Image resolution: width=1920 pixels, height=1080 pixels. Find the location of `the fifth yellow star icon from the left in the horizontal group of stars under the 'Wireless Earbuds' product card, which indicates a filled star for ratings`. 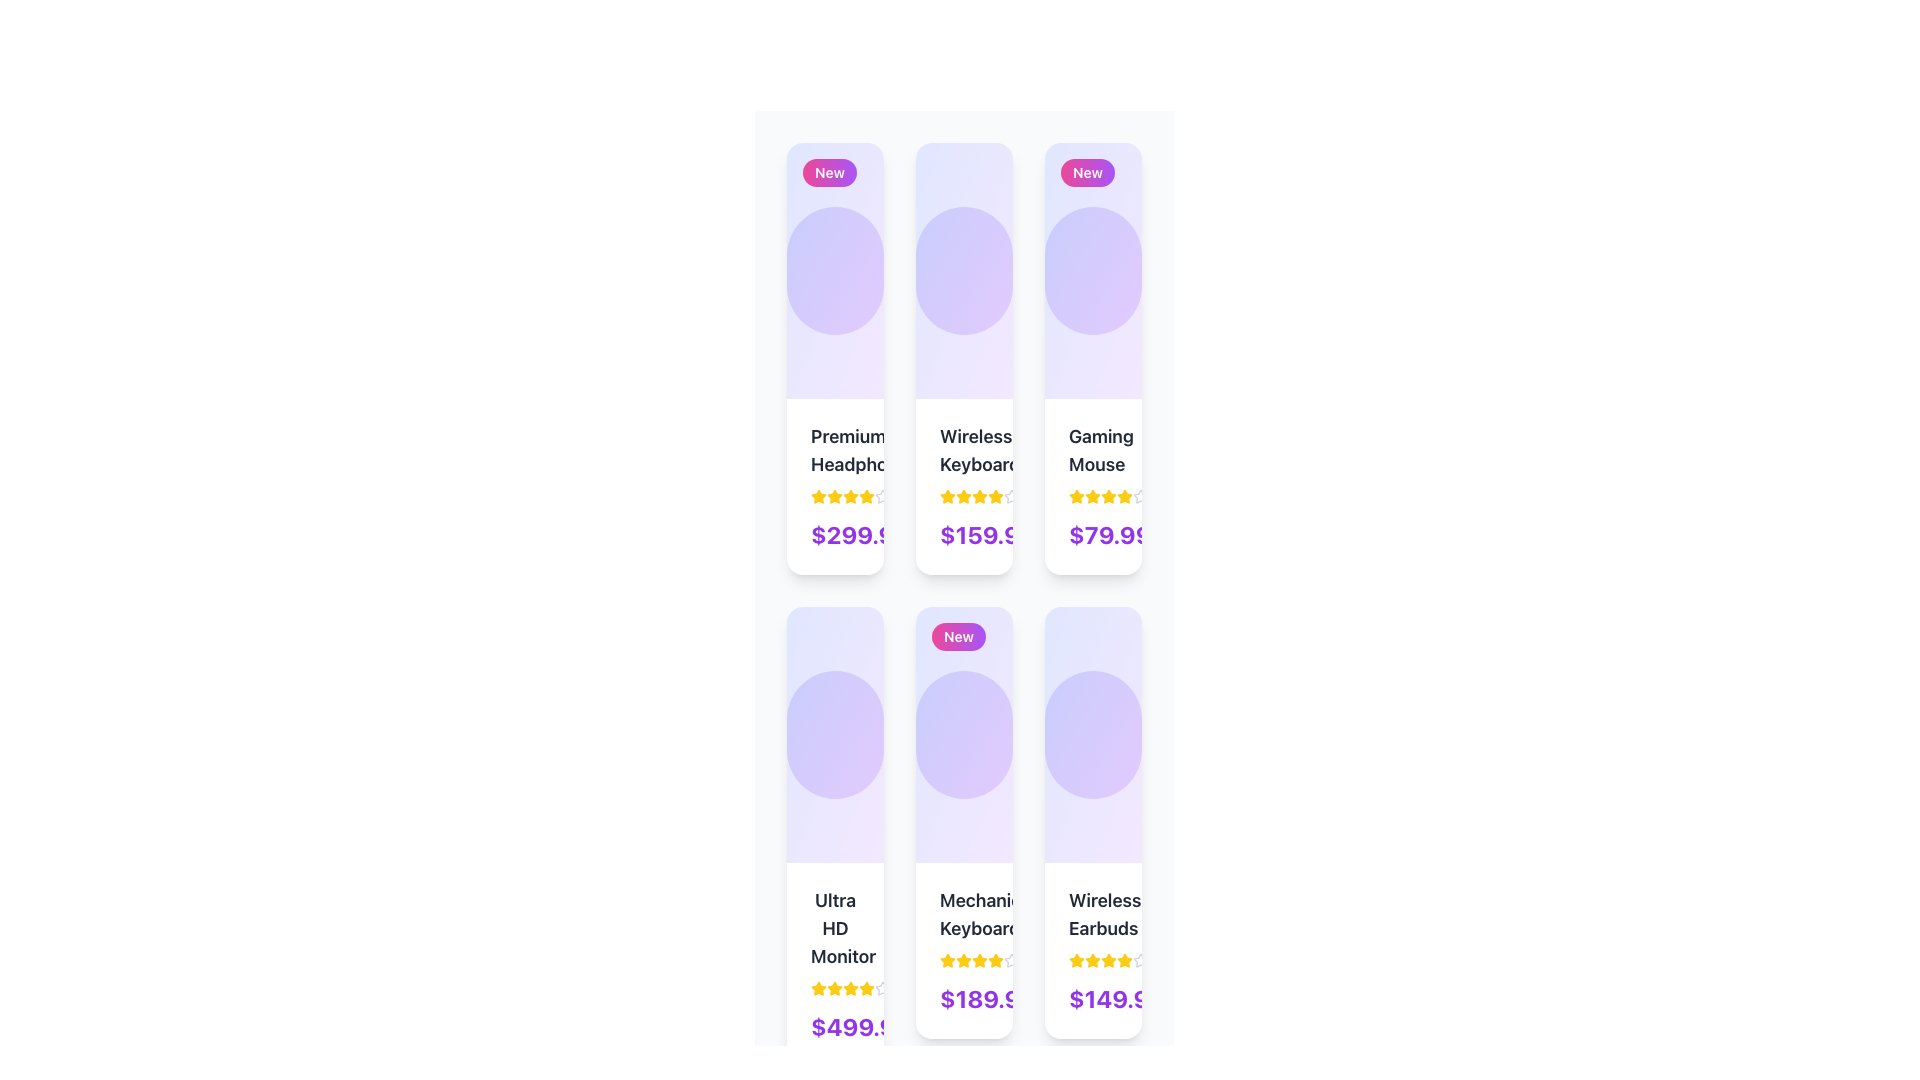

the fifth yellow star icon from the left in the horizontal group of stars under the 'Wireless Earbuds' product card, which indicates a filled star for ratings is located at coordinates (1124, 959).